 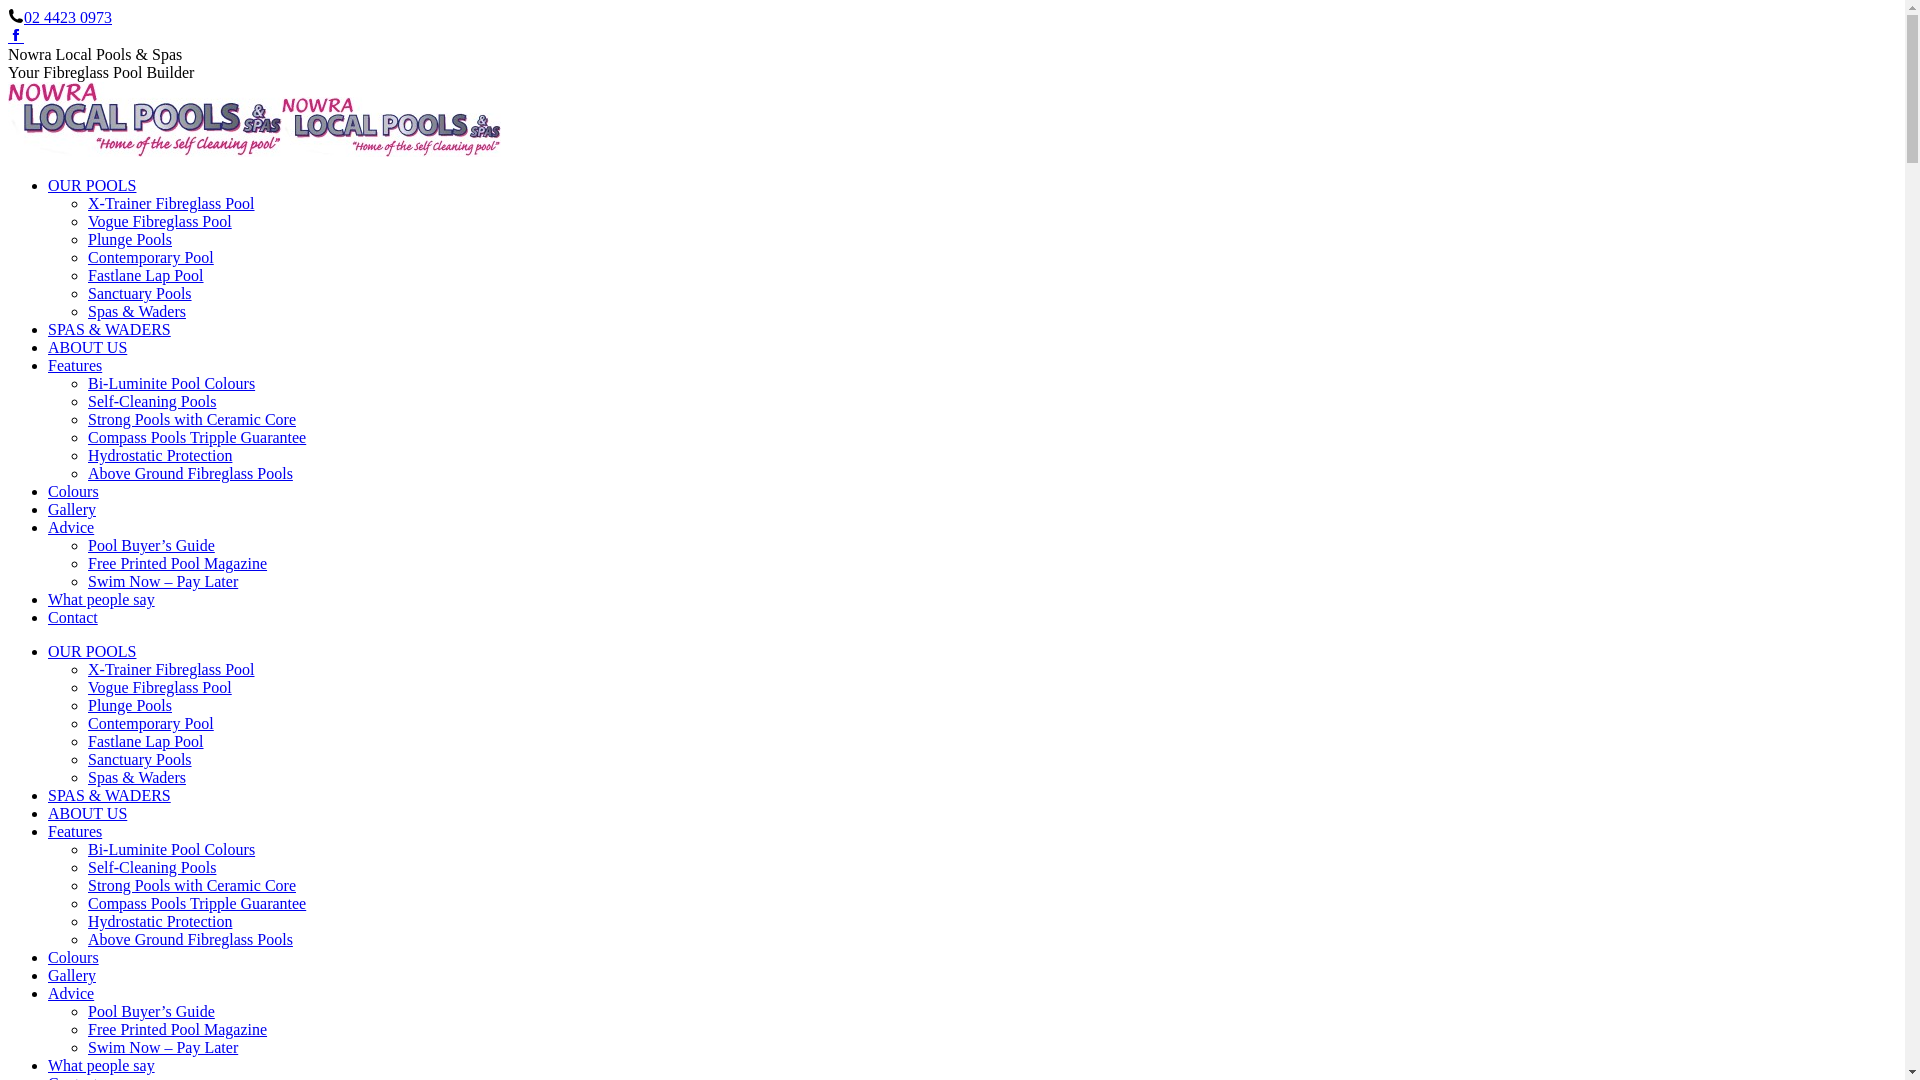 I want to click on 'Skip to content', so click(x=6, y=7).